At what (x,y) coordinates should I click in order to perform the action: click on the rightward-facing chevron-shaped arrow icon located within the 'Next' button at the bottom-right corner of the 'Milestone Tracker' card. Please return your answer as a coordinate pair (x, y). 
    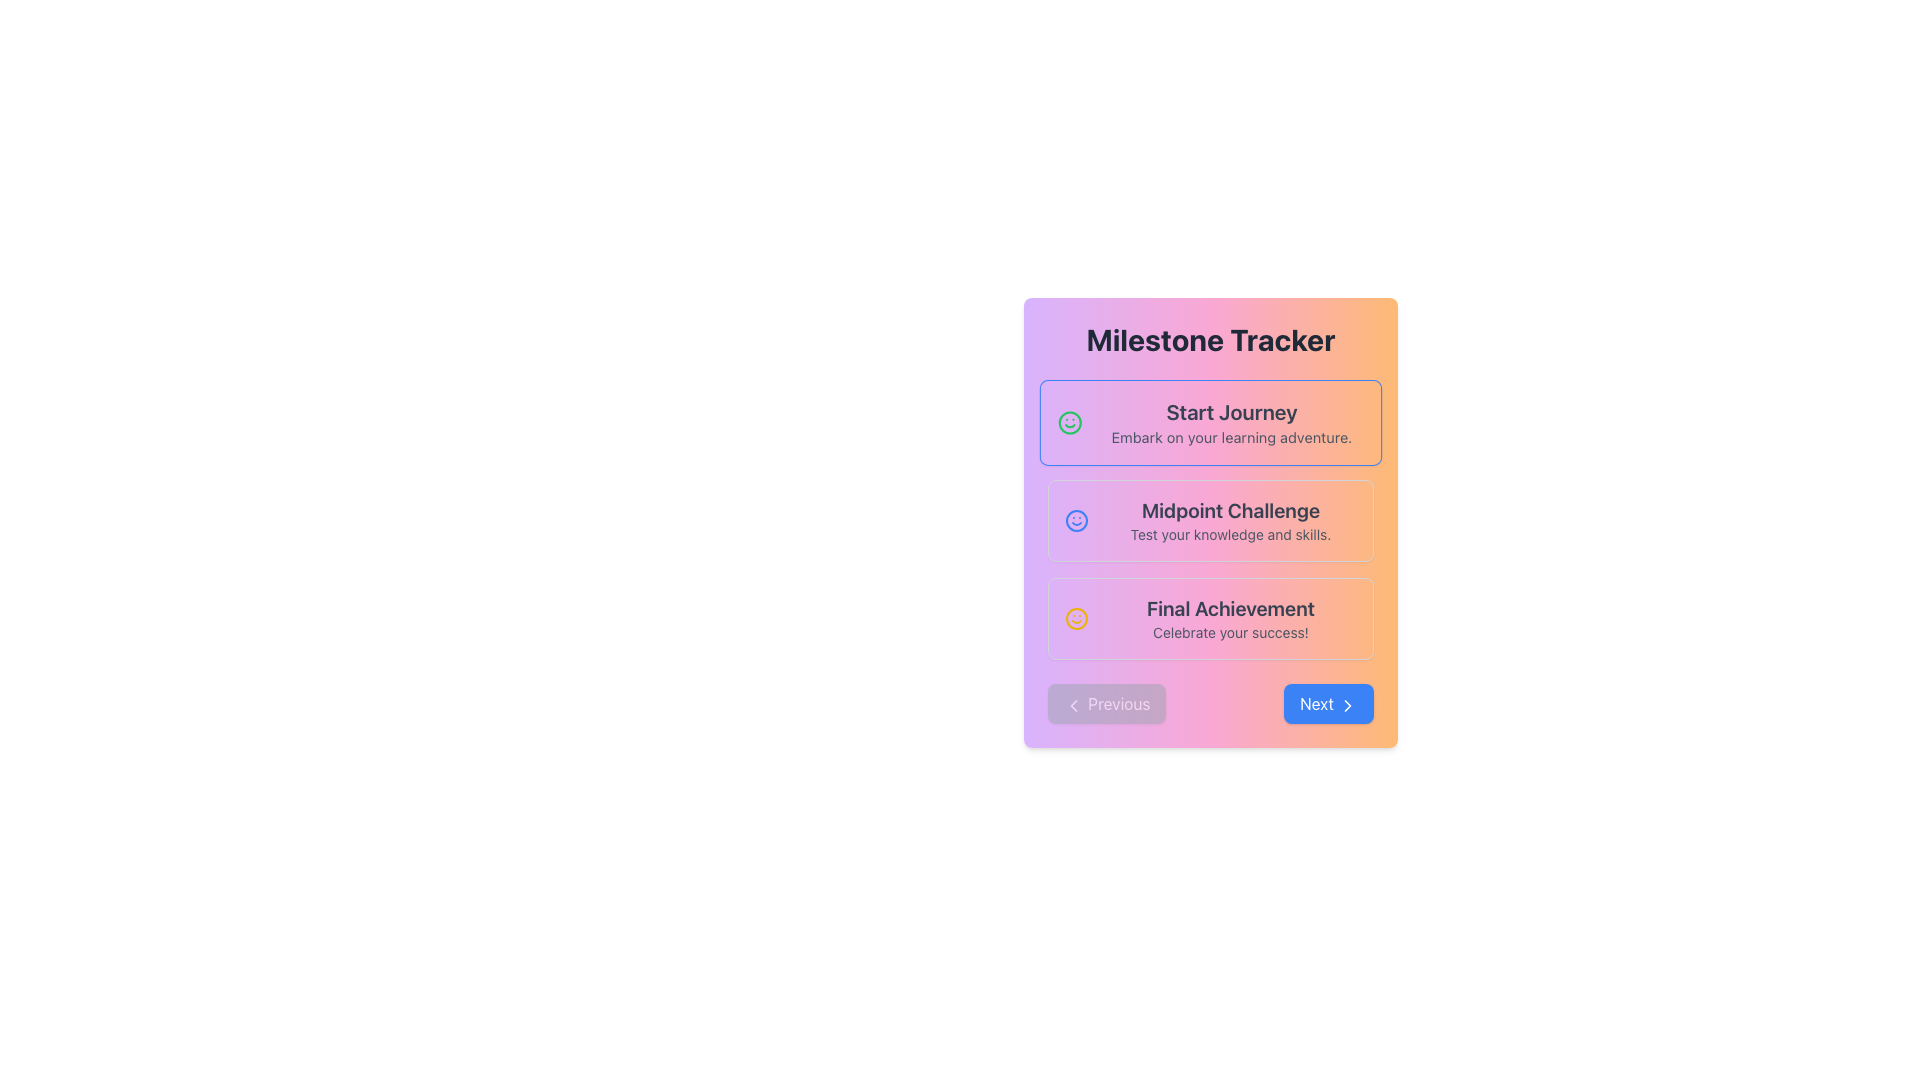
    Looking at the image, I should click on (1348, 704).